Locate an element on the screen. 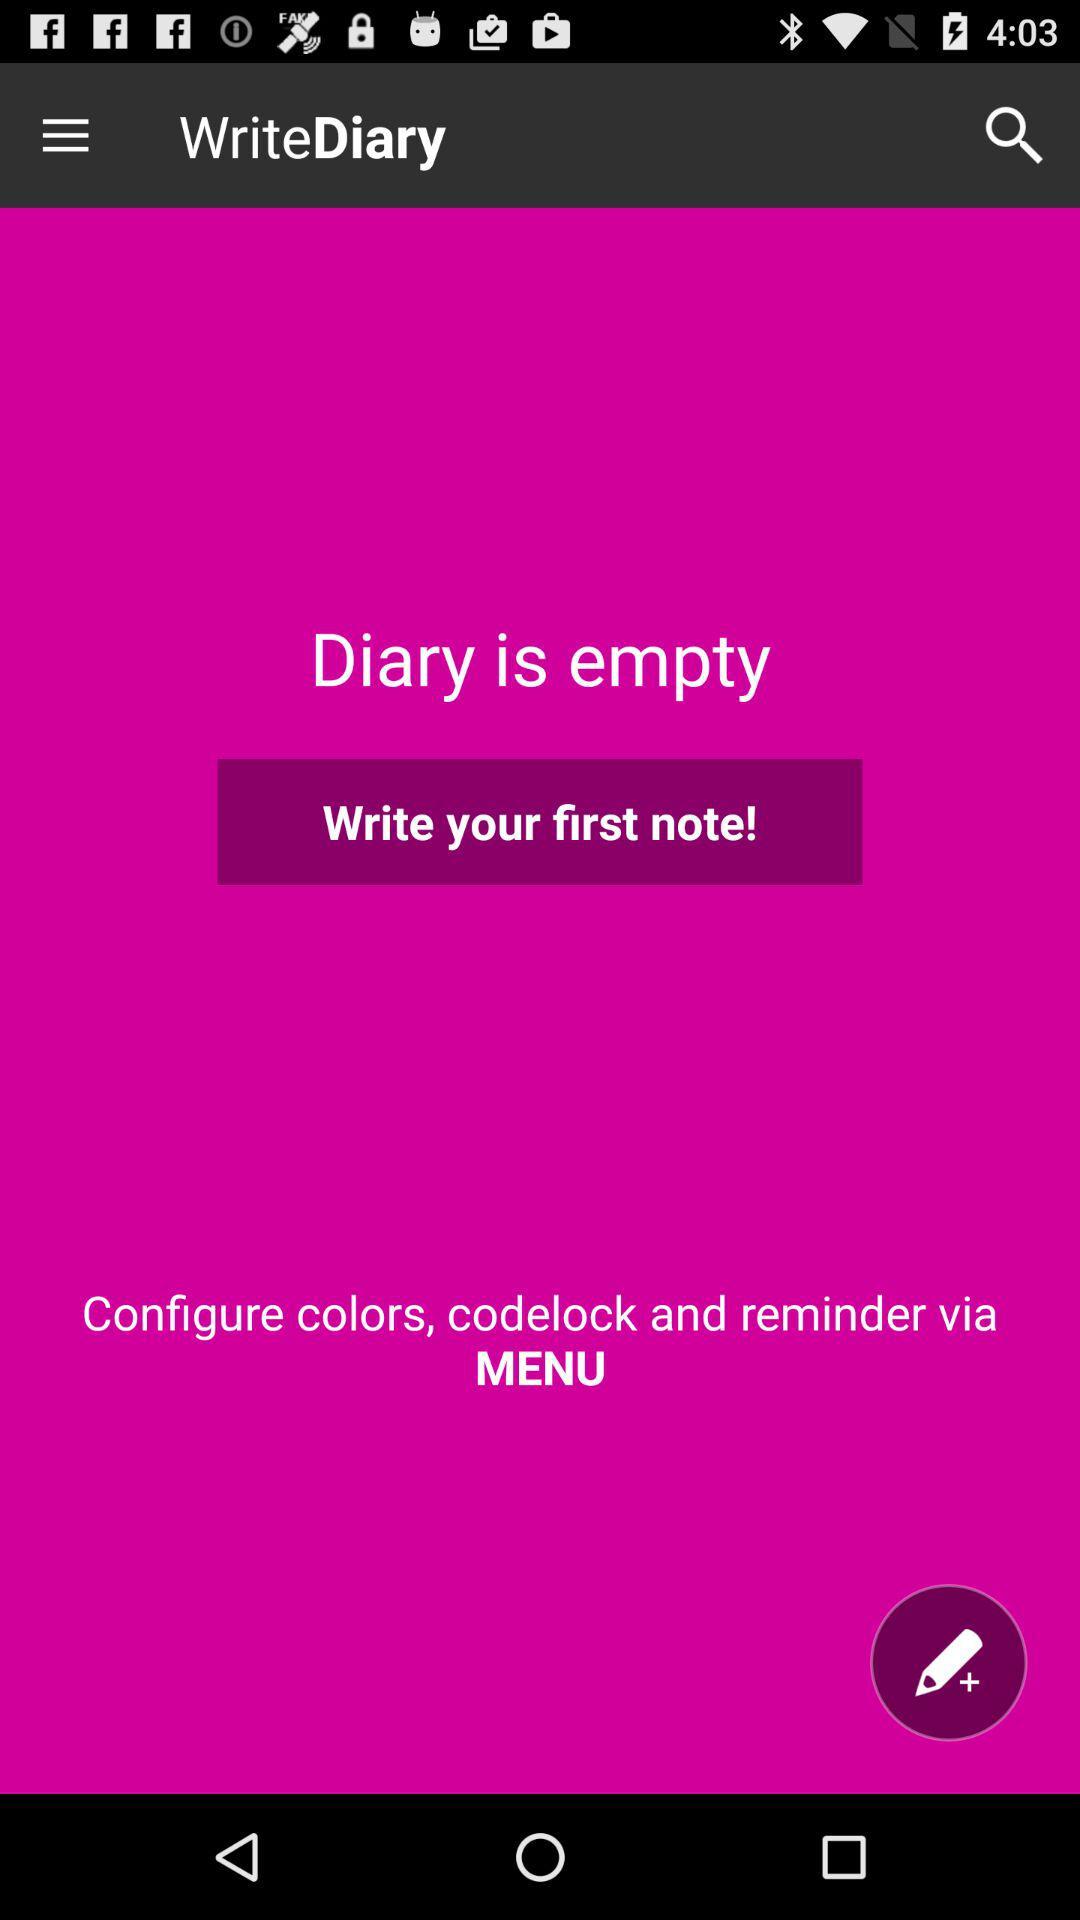  icon at the bottom right corner is located at coordinates (947, 1662).